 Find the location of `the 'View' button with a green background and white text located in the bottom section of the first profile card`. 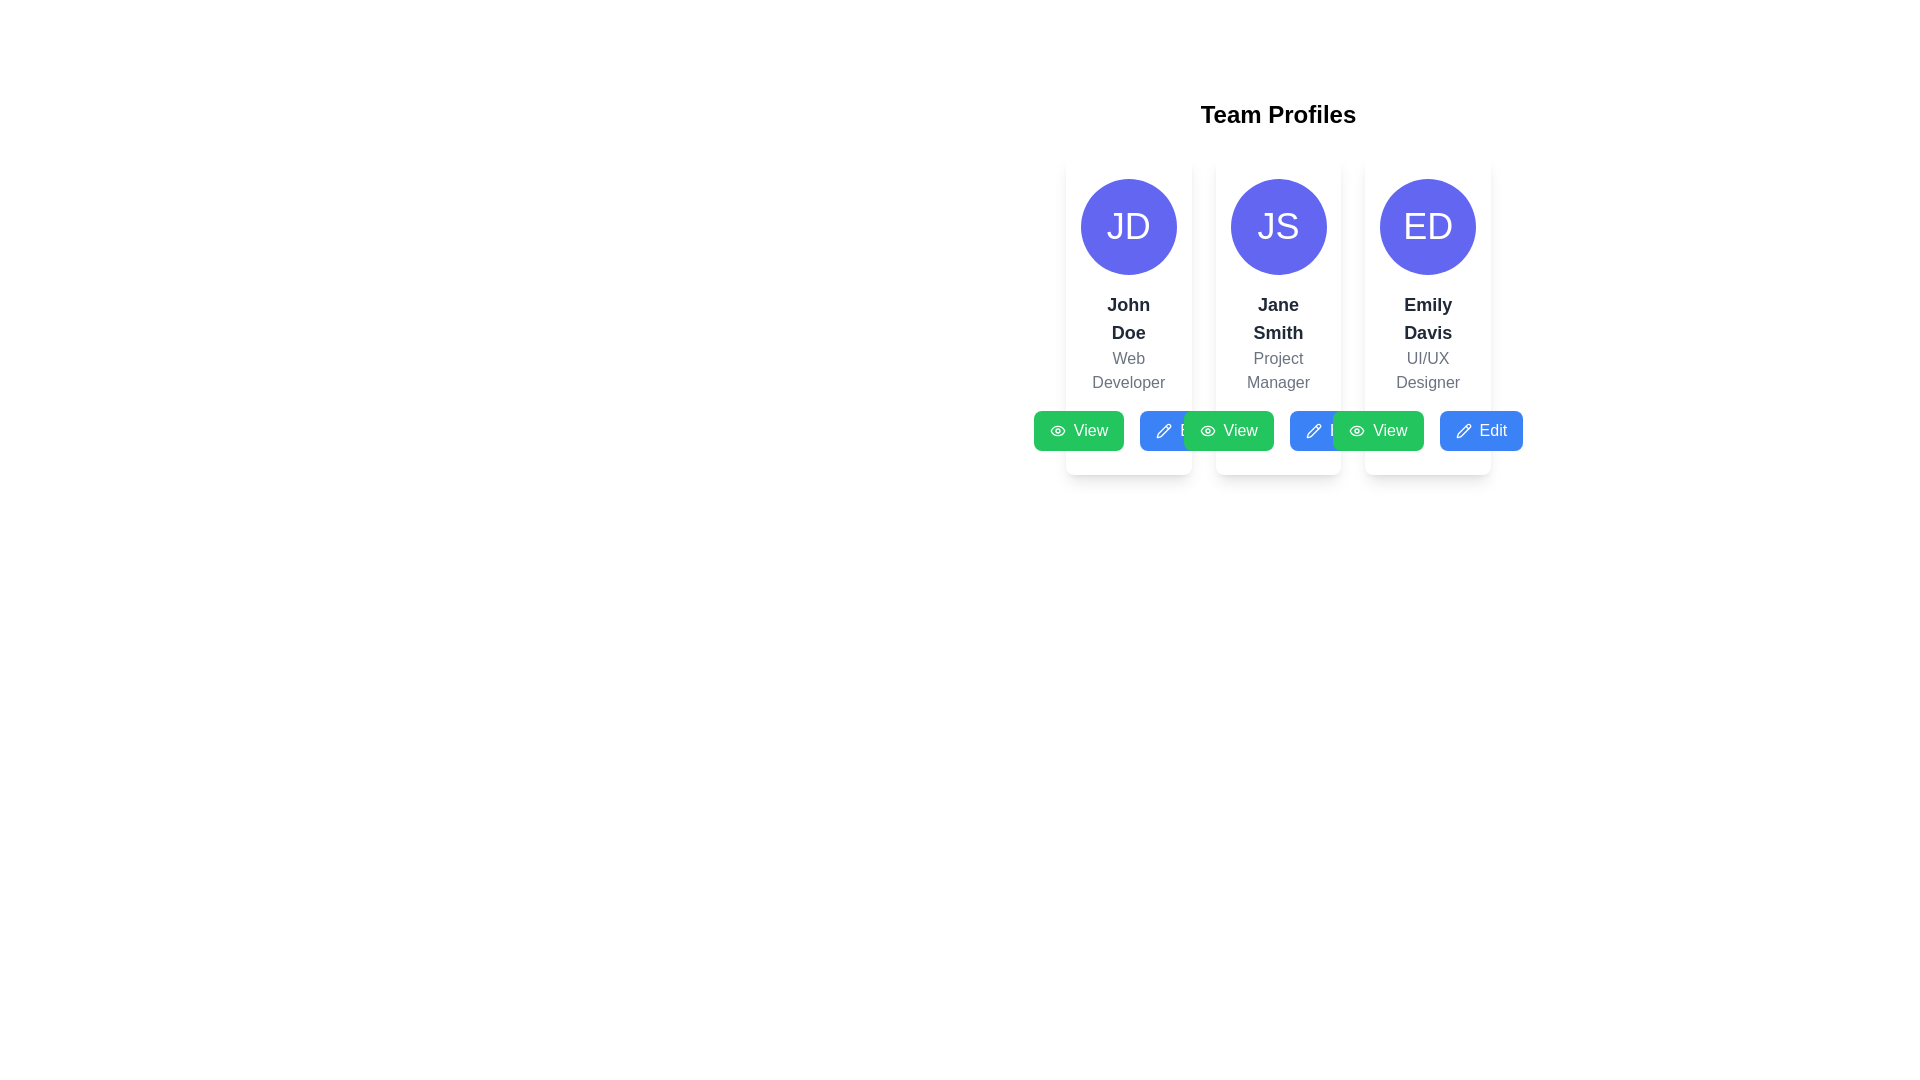

the 'View' button with a green background and white text located in the bottom section of the first profile card is located at coordinates (1090, 430).